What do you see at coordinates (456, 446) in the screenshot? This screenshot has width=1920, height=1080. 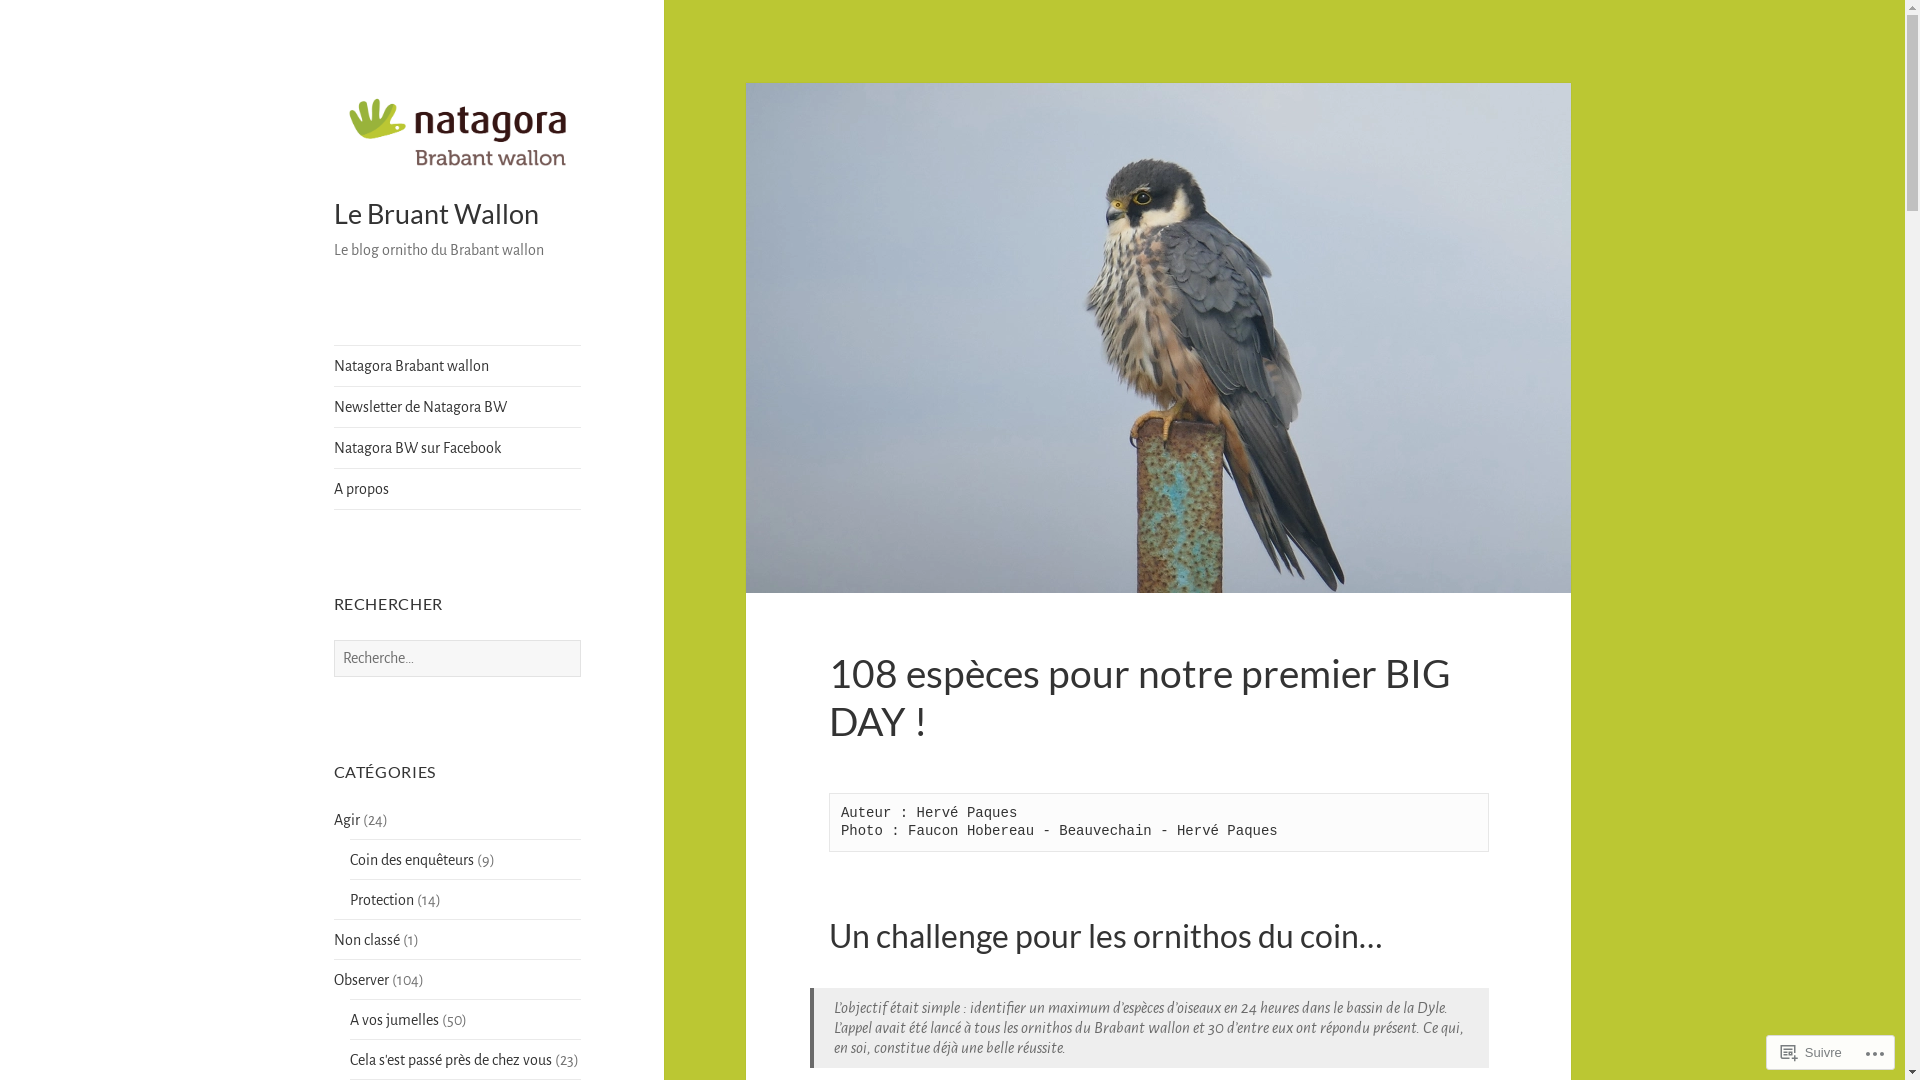 I see `'Natagora BW sur Facebook'` at bounding box center [456, 446].